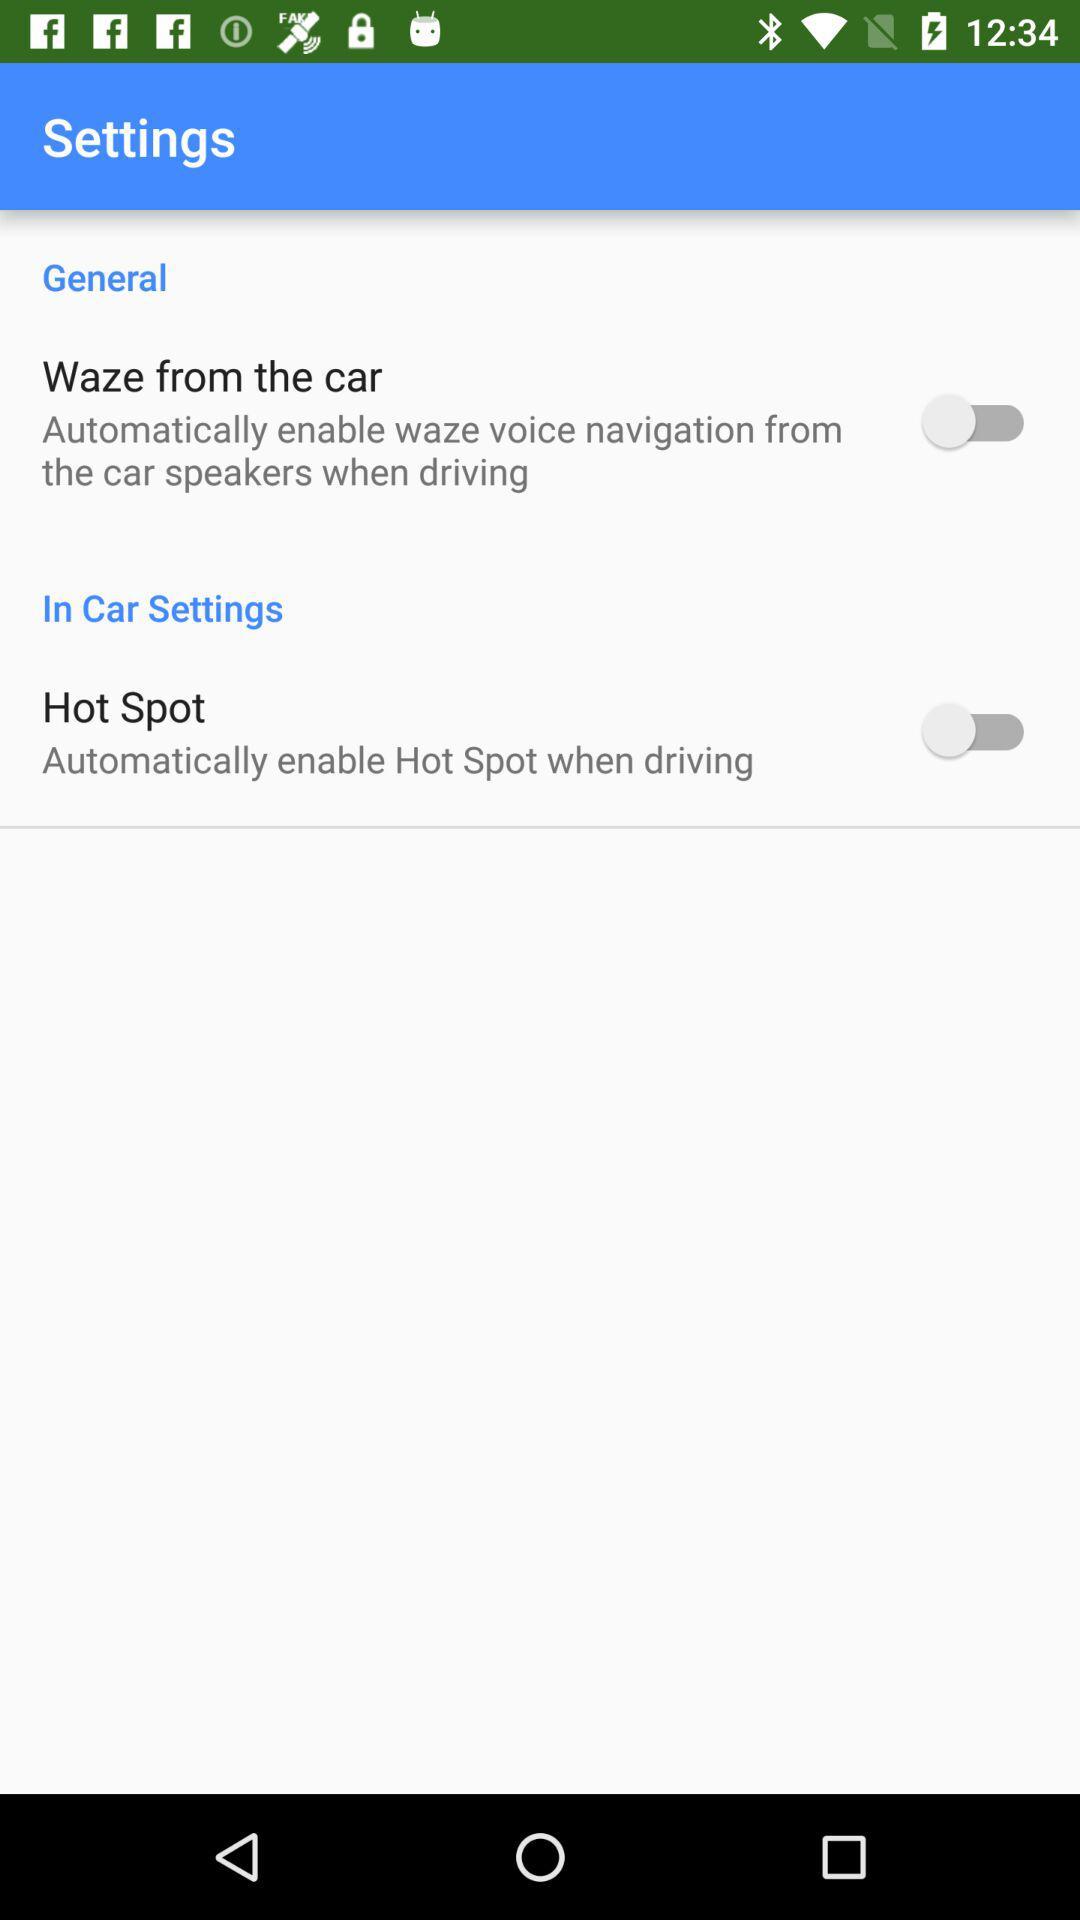 The image size is (1080, 1920). I want to click on the in car settings, so click(540, 585).